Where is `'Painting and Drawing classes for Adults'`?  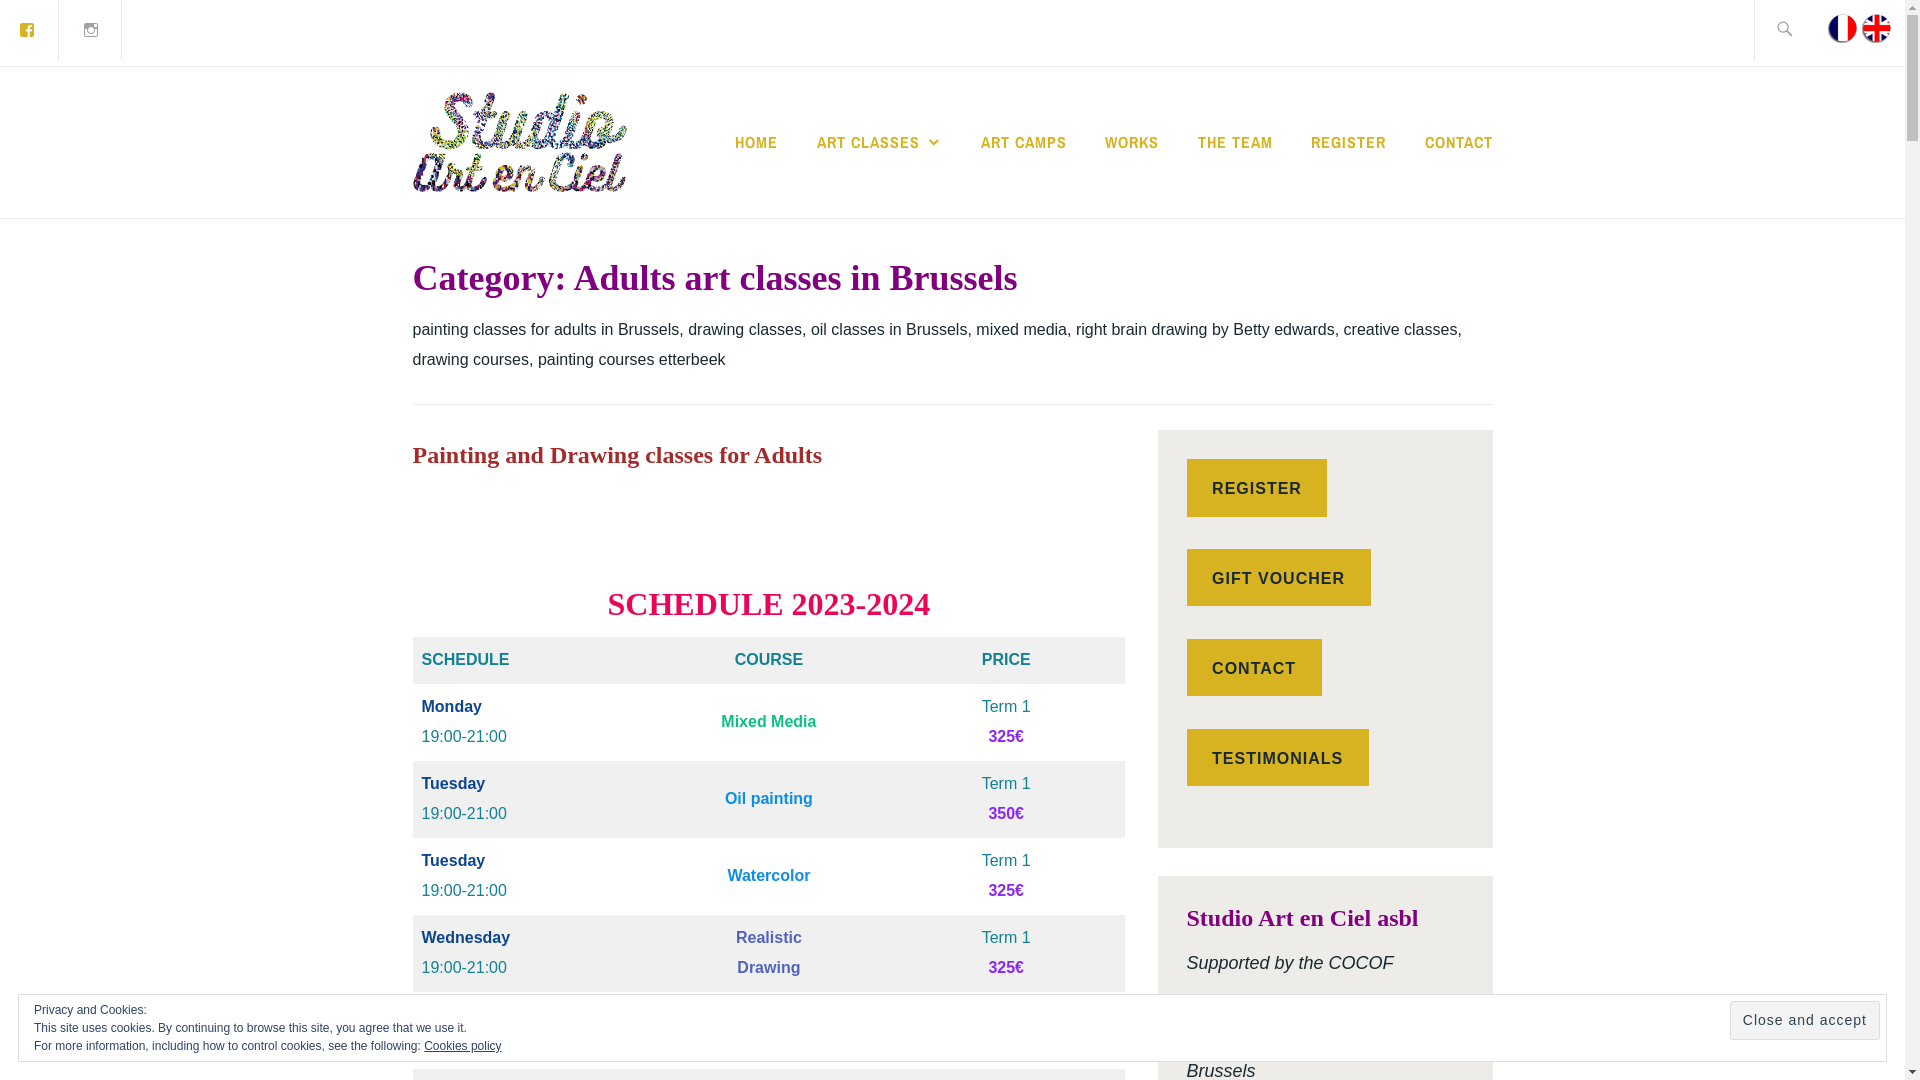
'Painting and Drawing classes for Adults' is located at coordinates (616, 455).